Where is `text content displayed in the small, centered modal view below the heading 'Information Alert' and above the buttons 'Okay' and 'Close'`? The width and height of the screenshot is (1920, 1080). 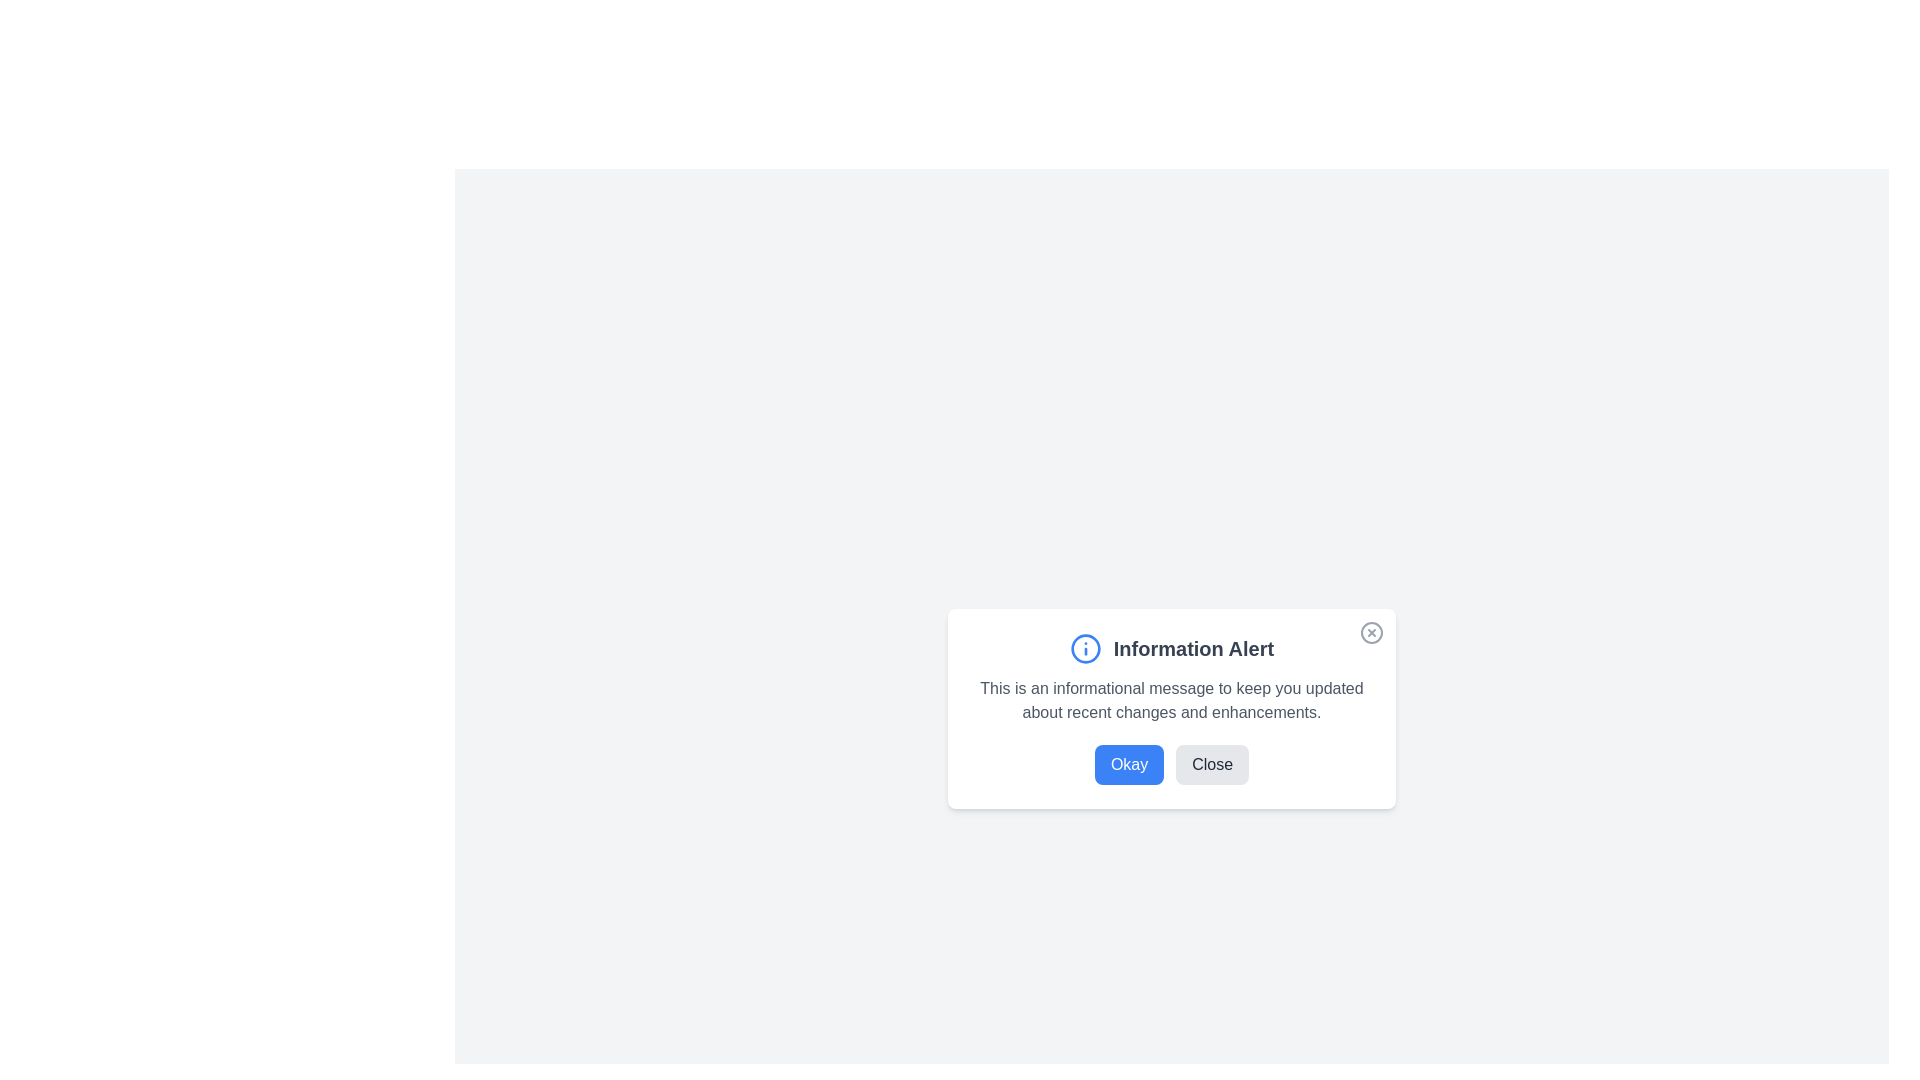
text content displayed in the small, centered modal view below the heading 'Information Alert' and above the buttons 'Okay' and 'Close' is located at coordinates (1171, 700).